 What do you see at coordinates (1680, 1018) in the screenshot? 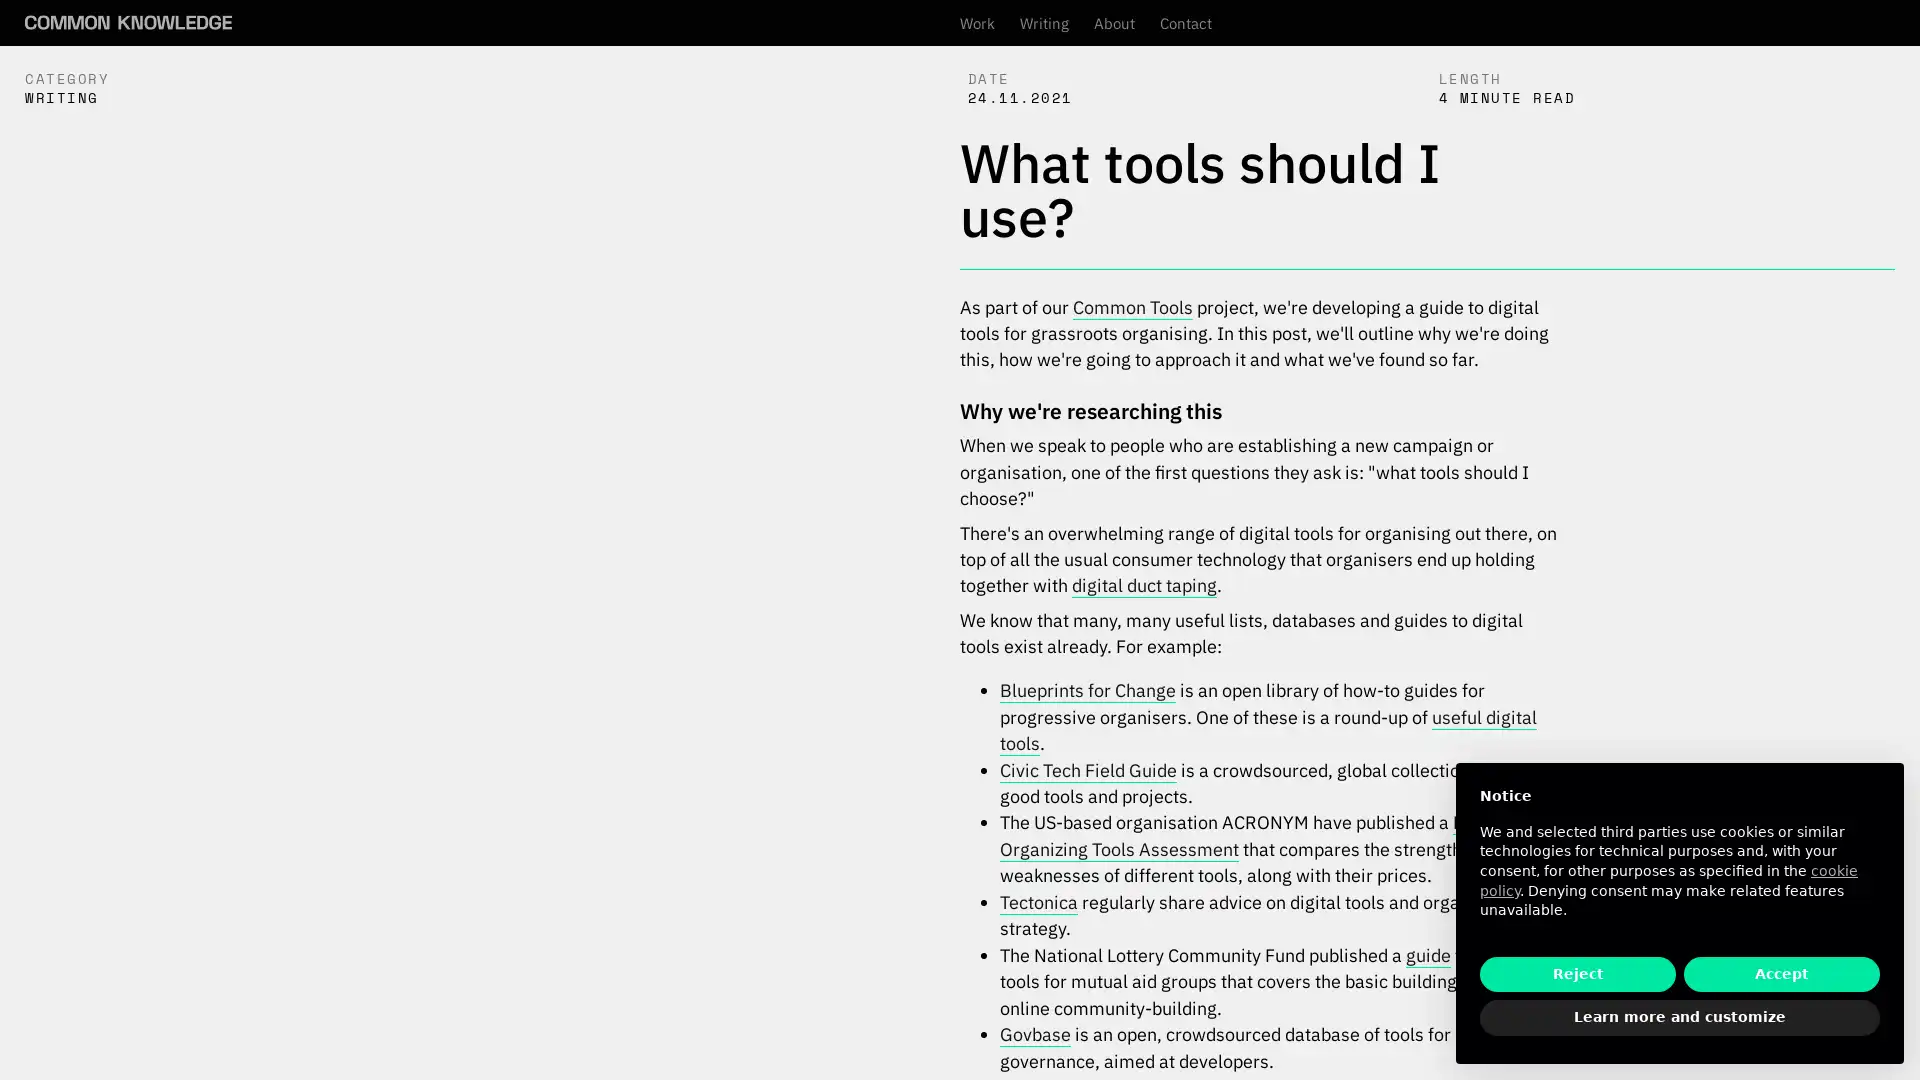
I see `Learn more and customize` at bounding box center [1680, 1018].